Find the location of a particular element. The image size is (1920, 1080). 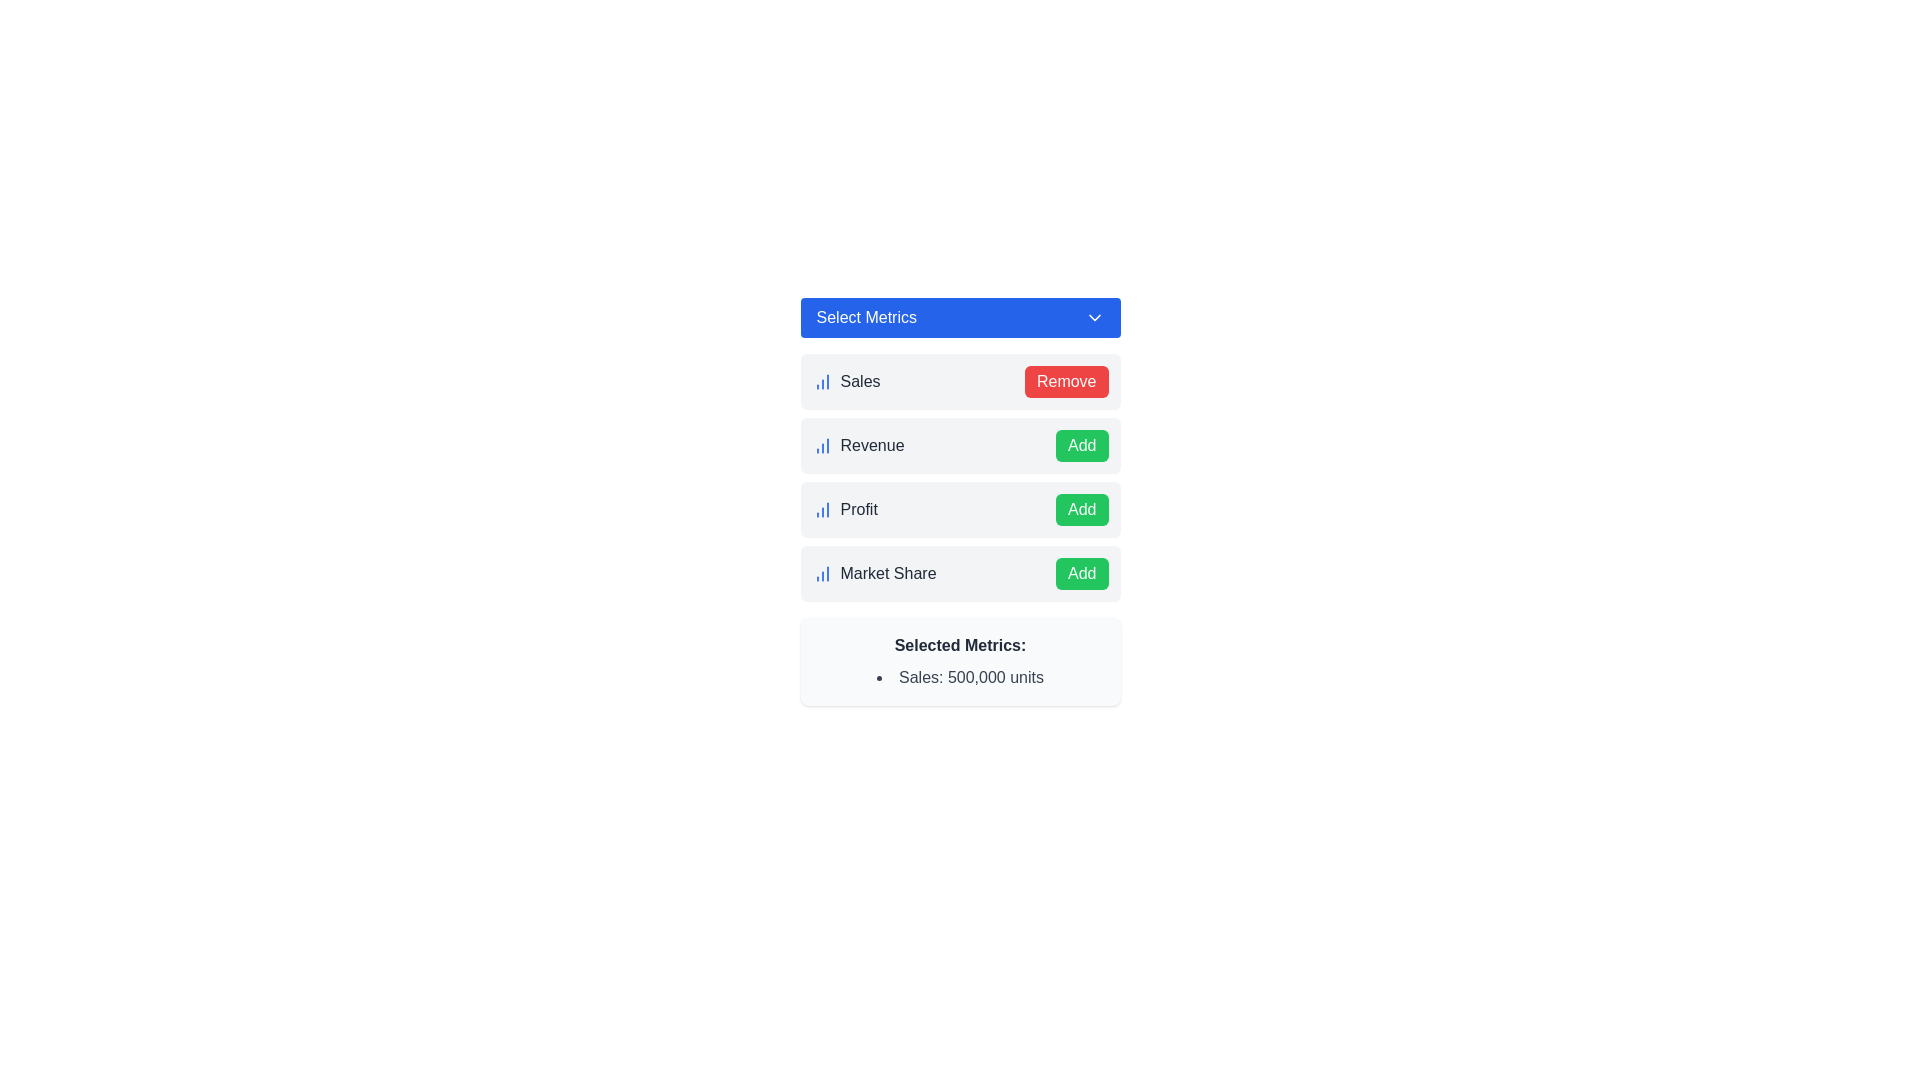

the 'Revenue' list item with a selection button, which is the second item is located at coordinates (960, 445).